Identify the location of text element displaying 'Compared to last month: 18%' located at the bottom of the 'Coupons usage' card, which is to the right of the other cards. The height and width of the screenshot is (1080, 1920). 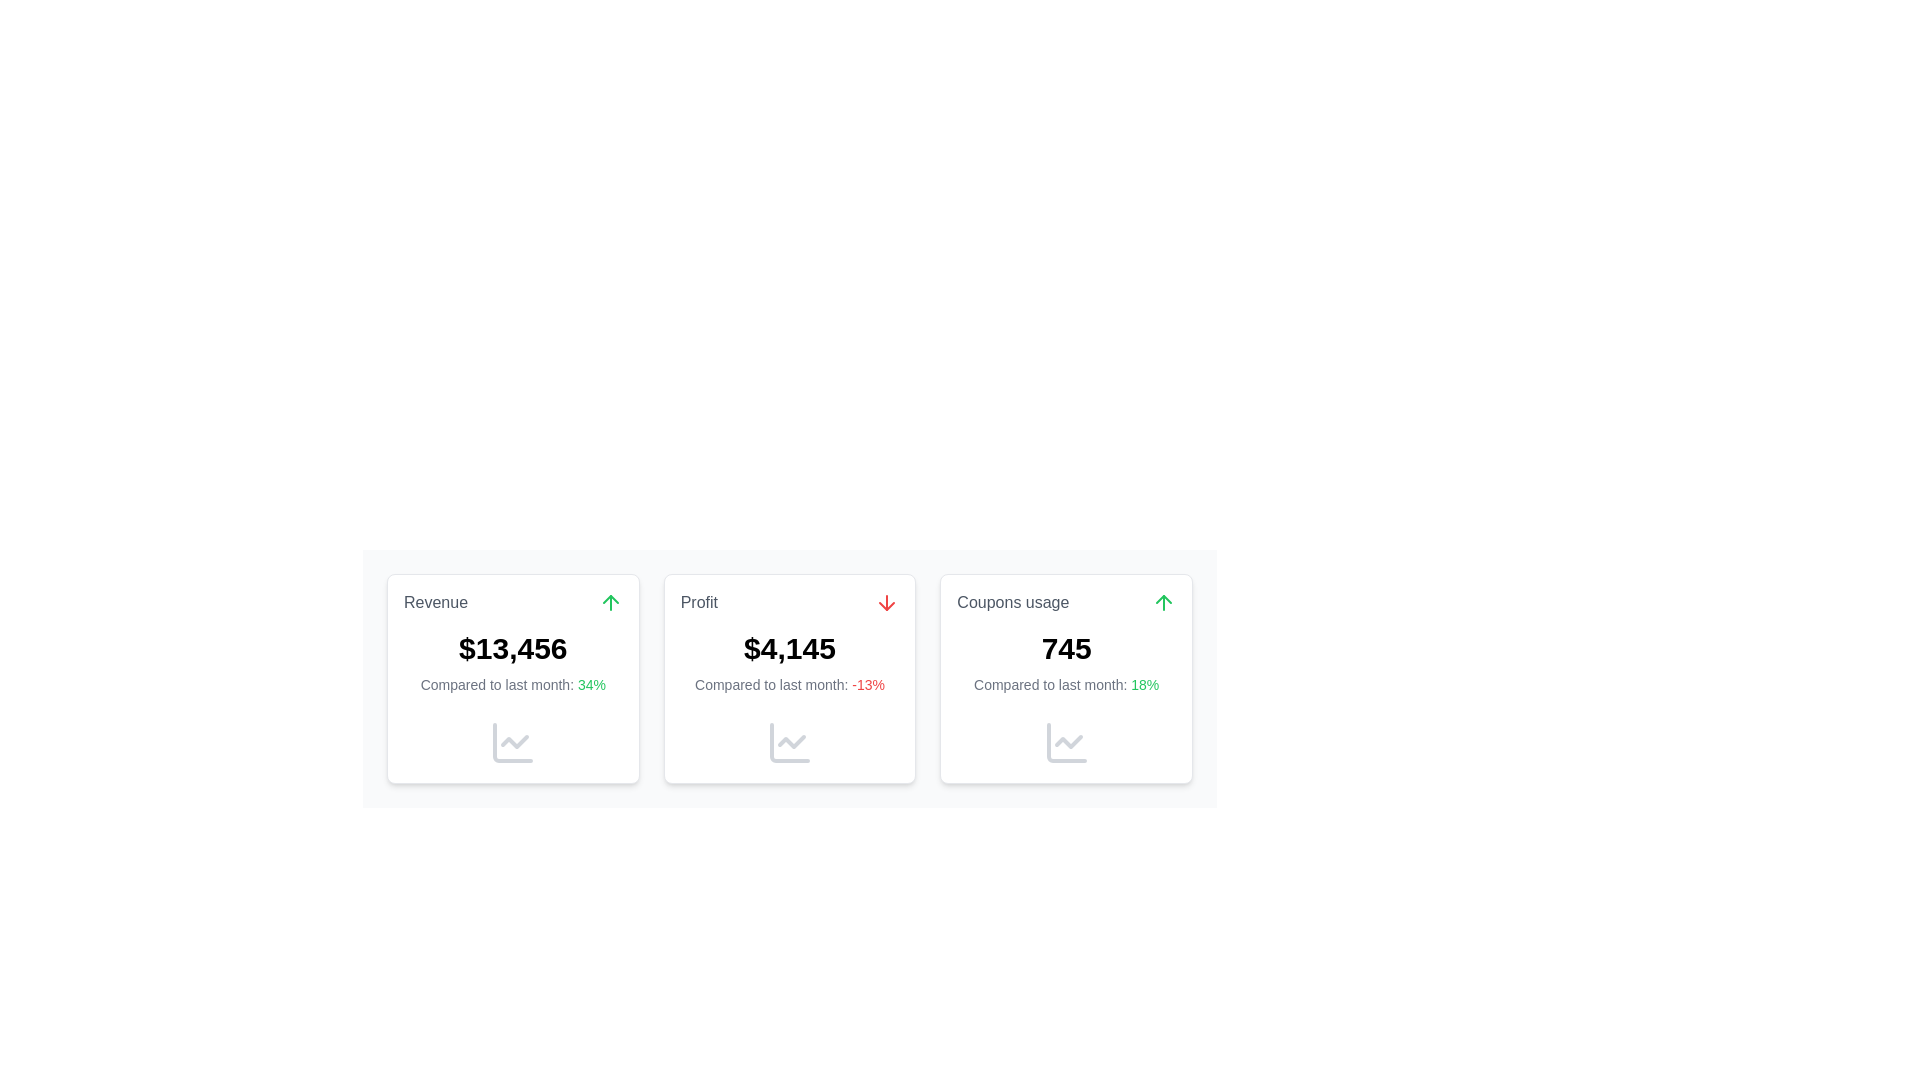
(1065, 684).